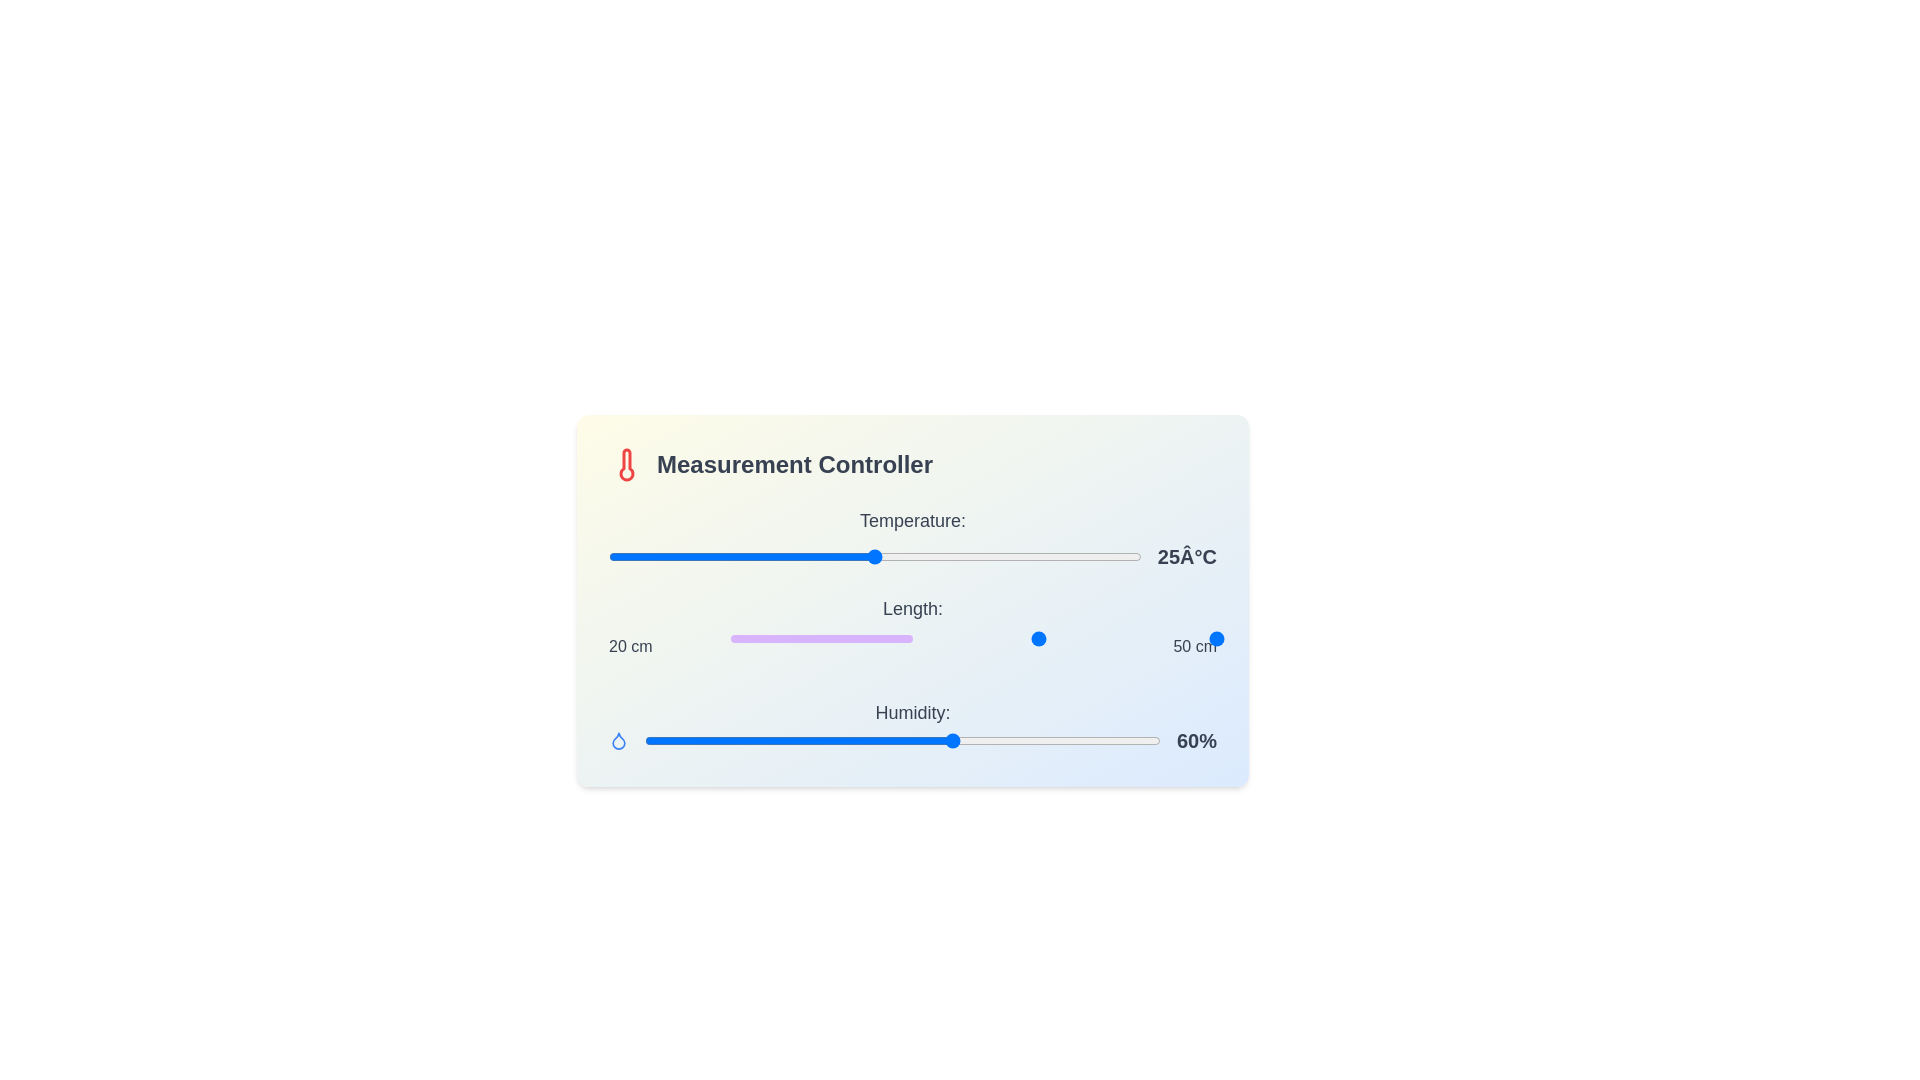 This screenshot has height=1080, width=1920. What do you see at coordinates (694, 556) in the screenshot?
I see `the temperature` at bounding box center [694, 556].